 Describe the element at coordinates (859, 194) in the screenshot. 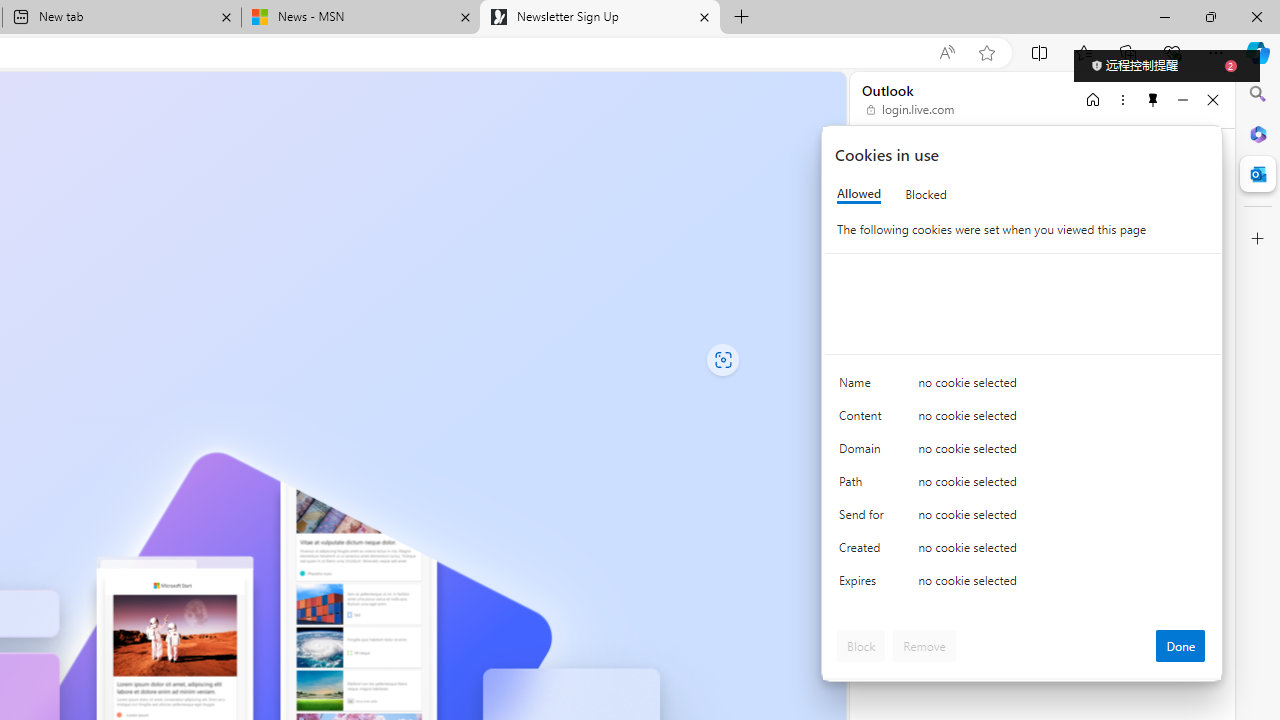

I see `'Allowed'` at that location.